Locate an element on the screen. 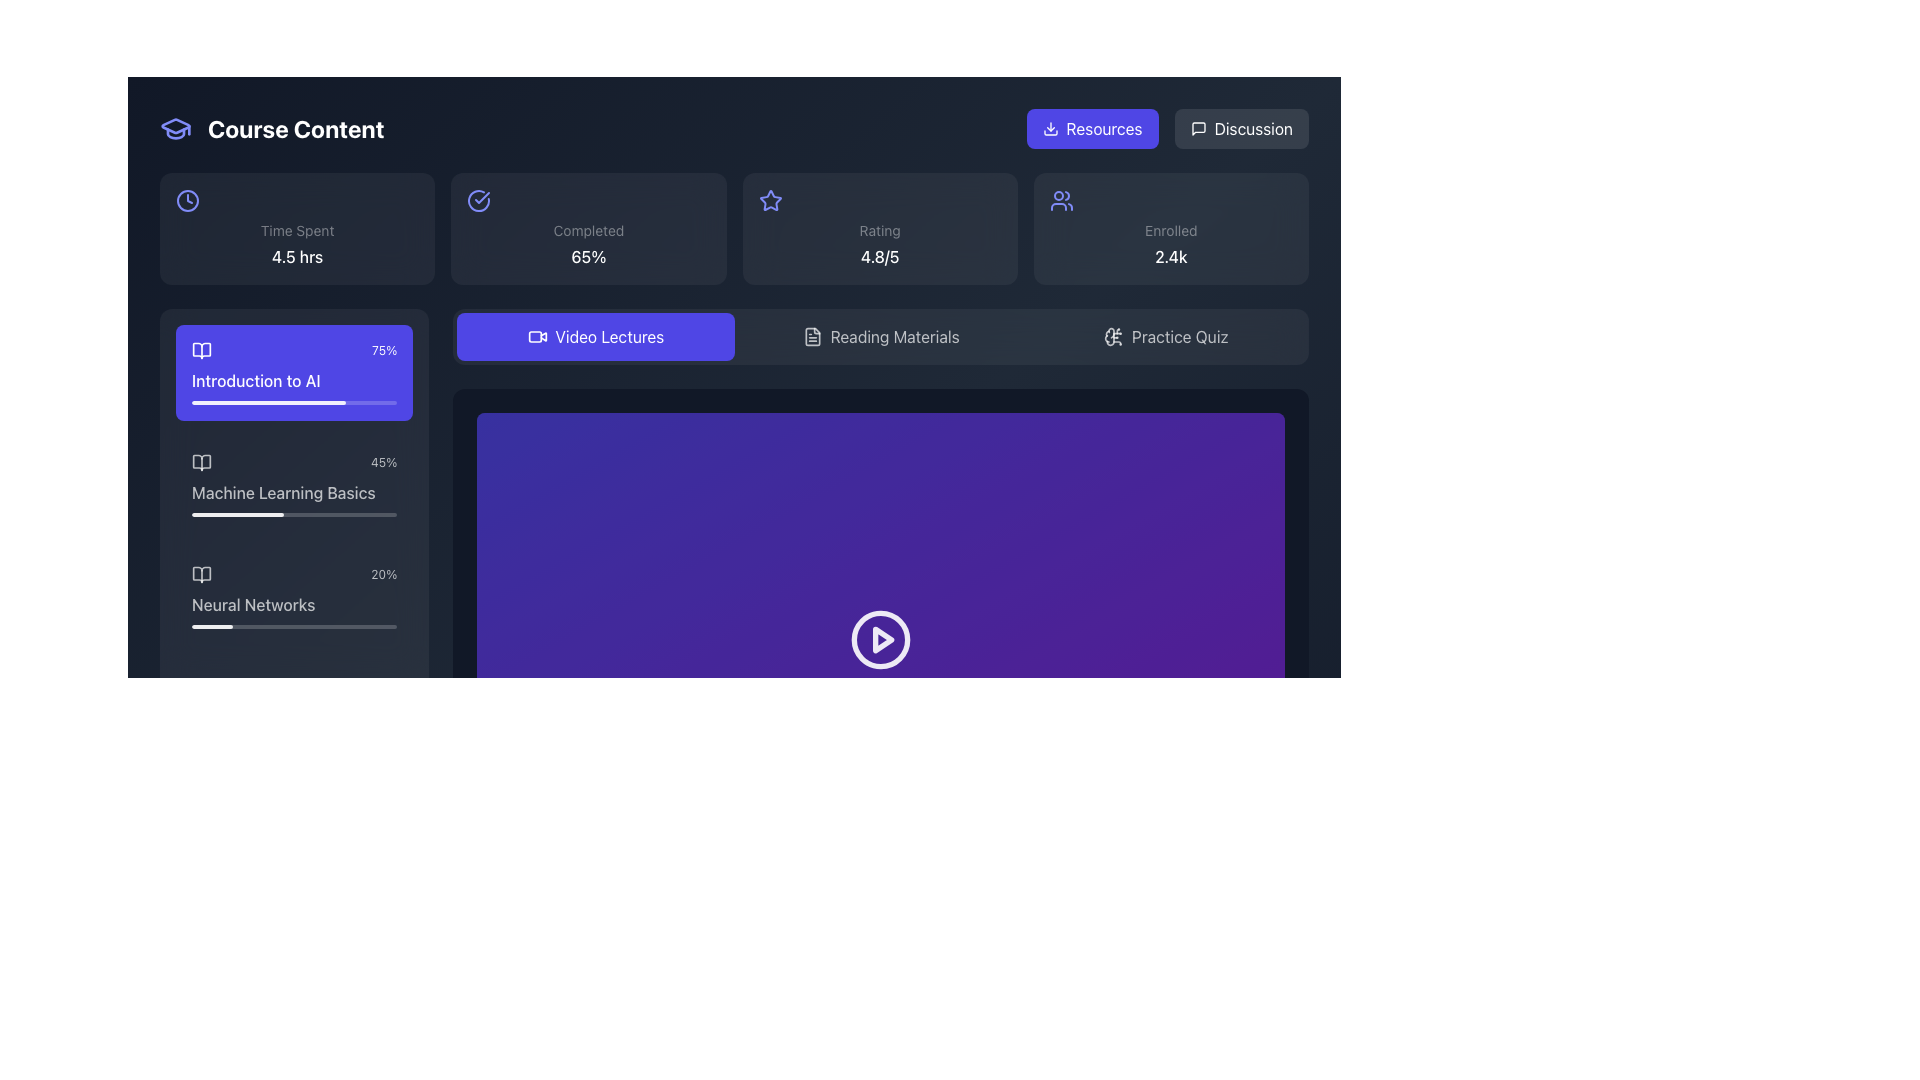 This screenshot has height=1080, width=1920. the 'Completed' text label which is styled in semi-transparent white font and positioned above the percentage value '65%' in the card-like section is located at coordinates (587, 230).